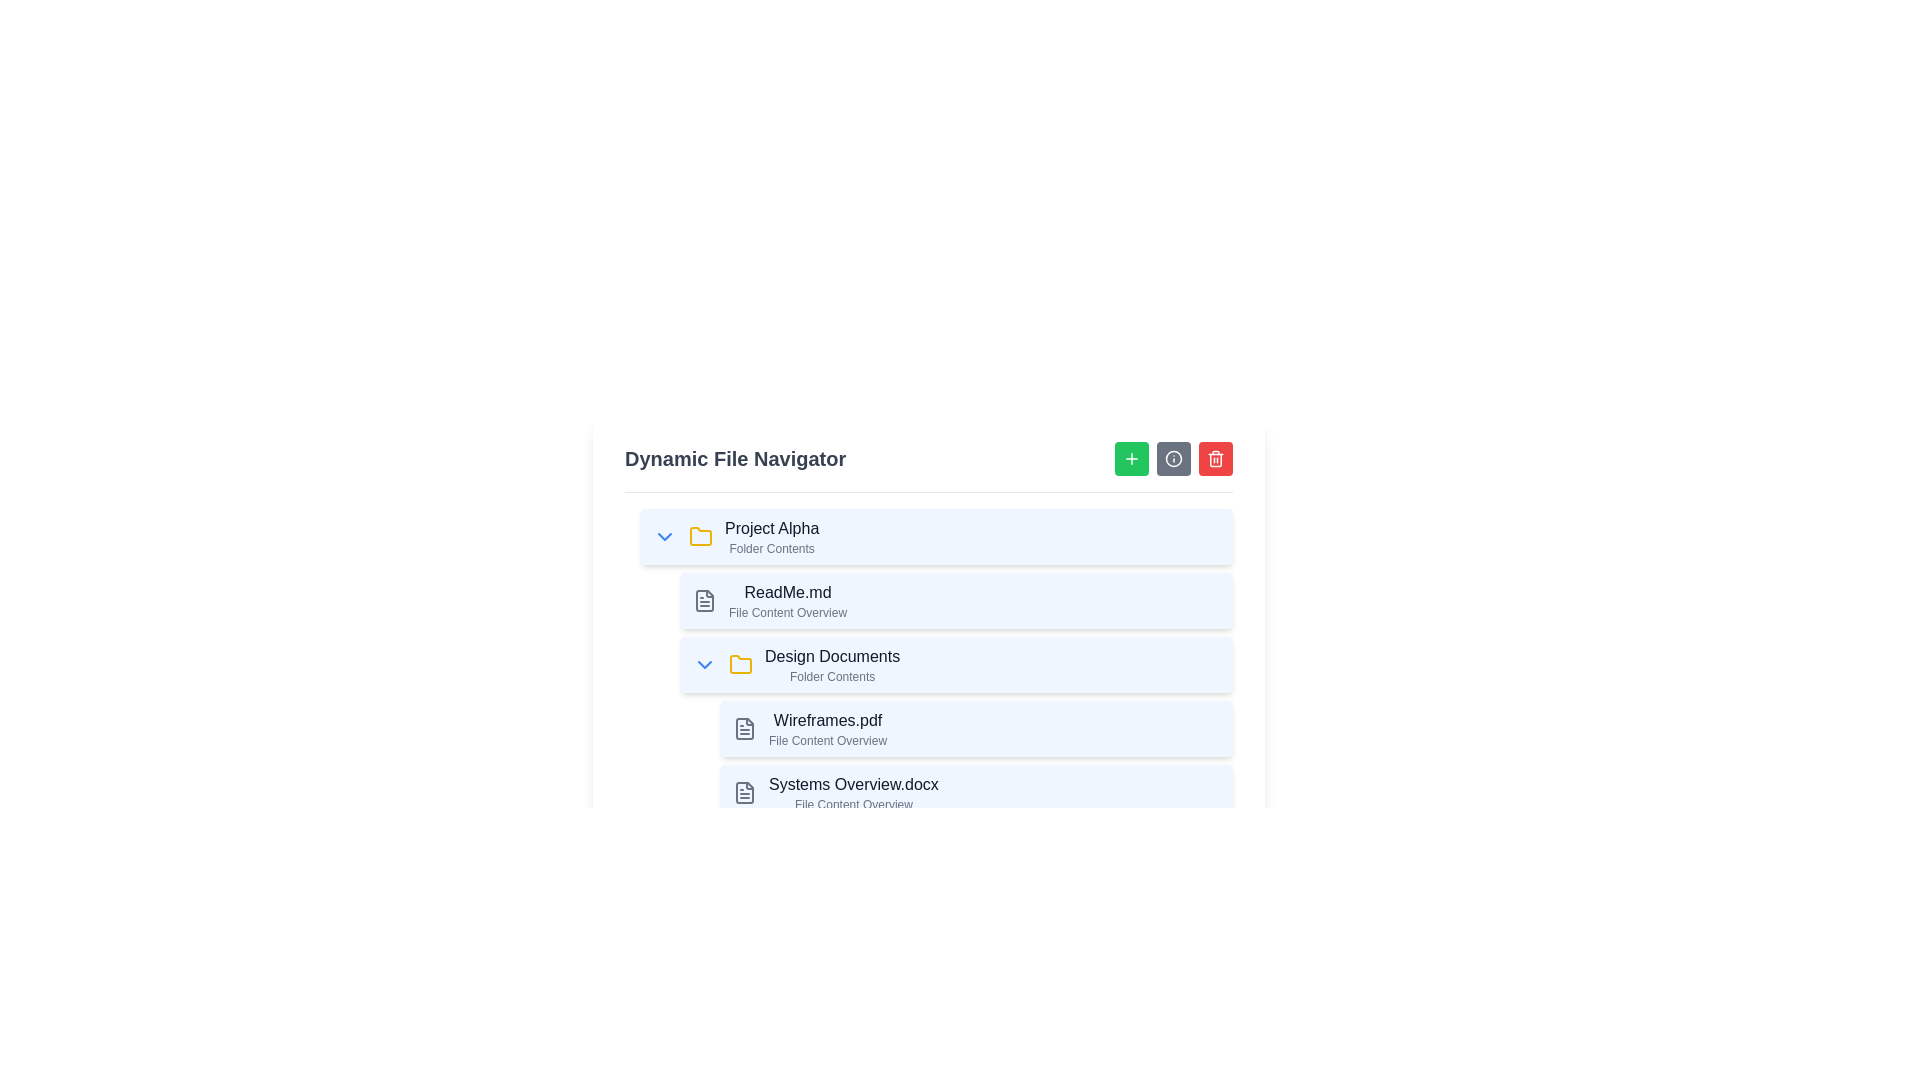  I want to click on the descriptive text label providing information about the folder labeled 'Project Alpha', which is located directly beneath the 'Project Alpha' text in the file navigator layout, so click(771, 548).